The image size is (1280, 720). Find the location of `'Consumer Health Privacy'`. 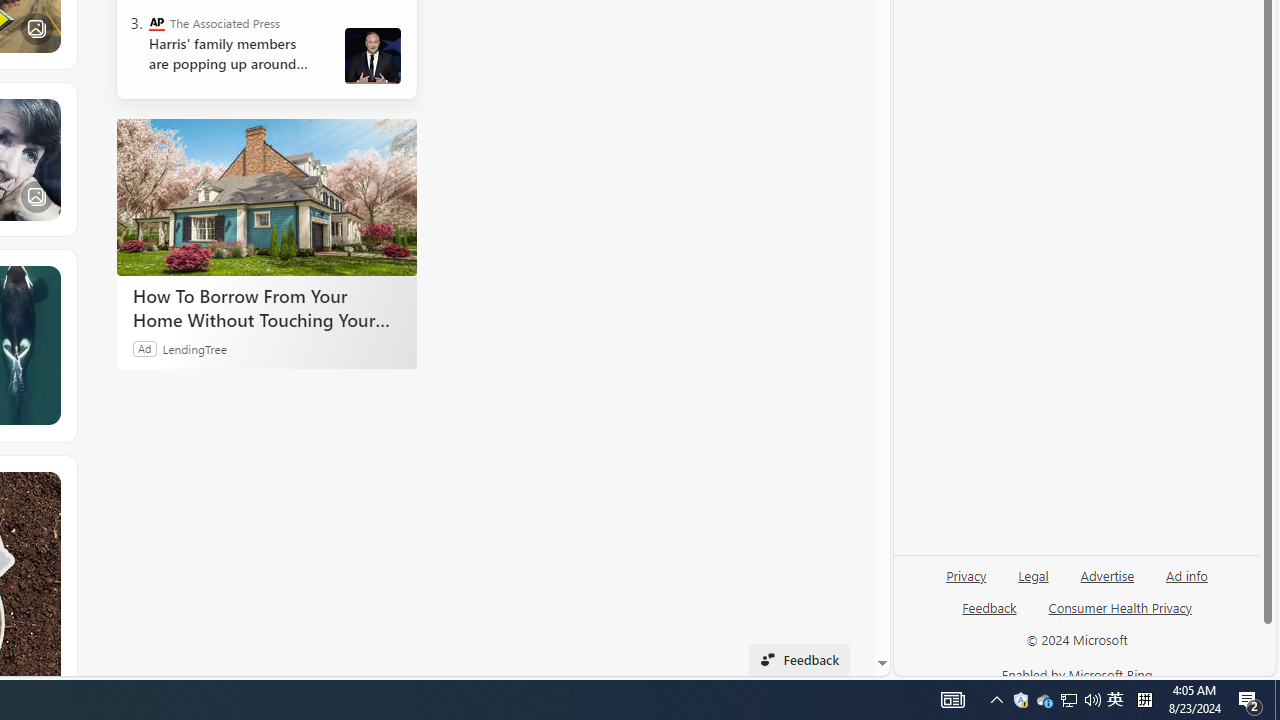

'Consumer Health Privacy' is located at coordinates (1120, 606).